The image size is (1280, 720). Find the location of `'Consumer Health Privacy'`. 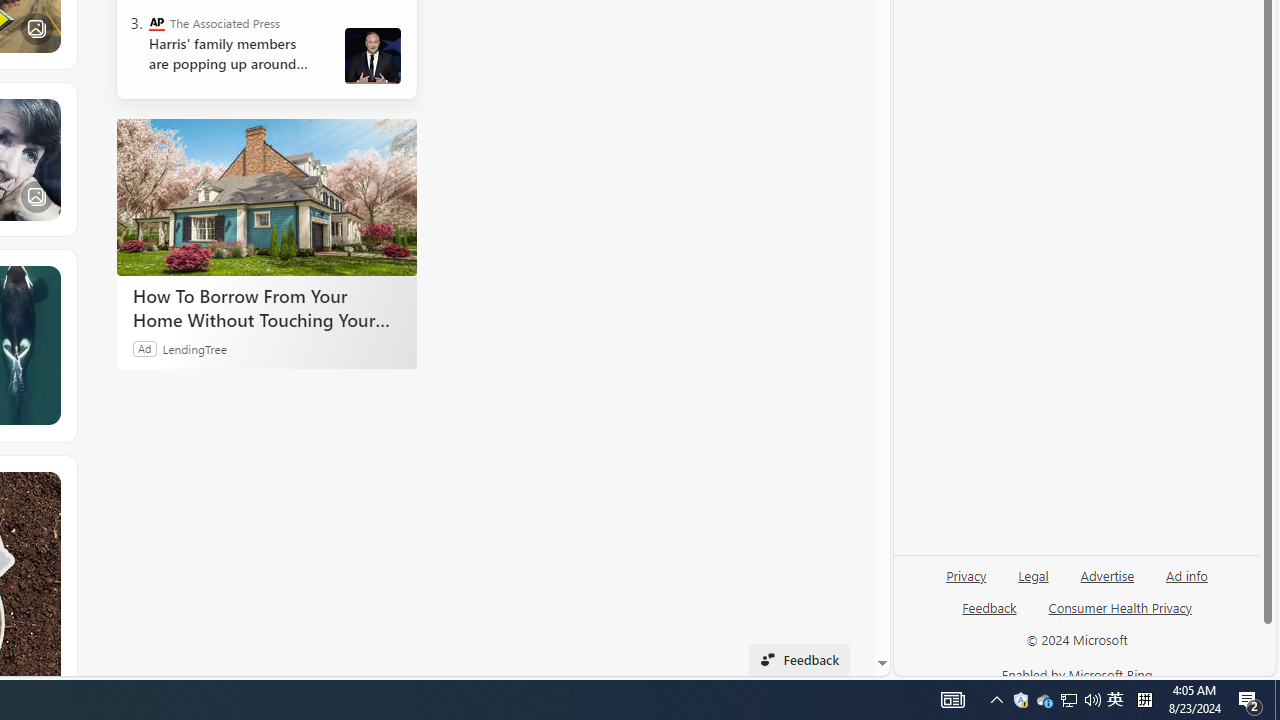

'Consumer Health Privacy' is located at coordinates (1120, 606).